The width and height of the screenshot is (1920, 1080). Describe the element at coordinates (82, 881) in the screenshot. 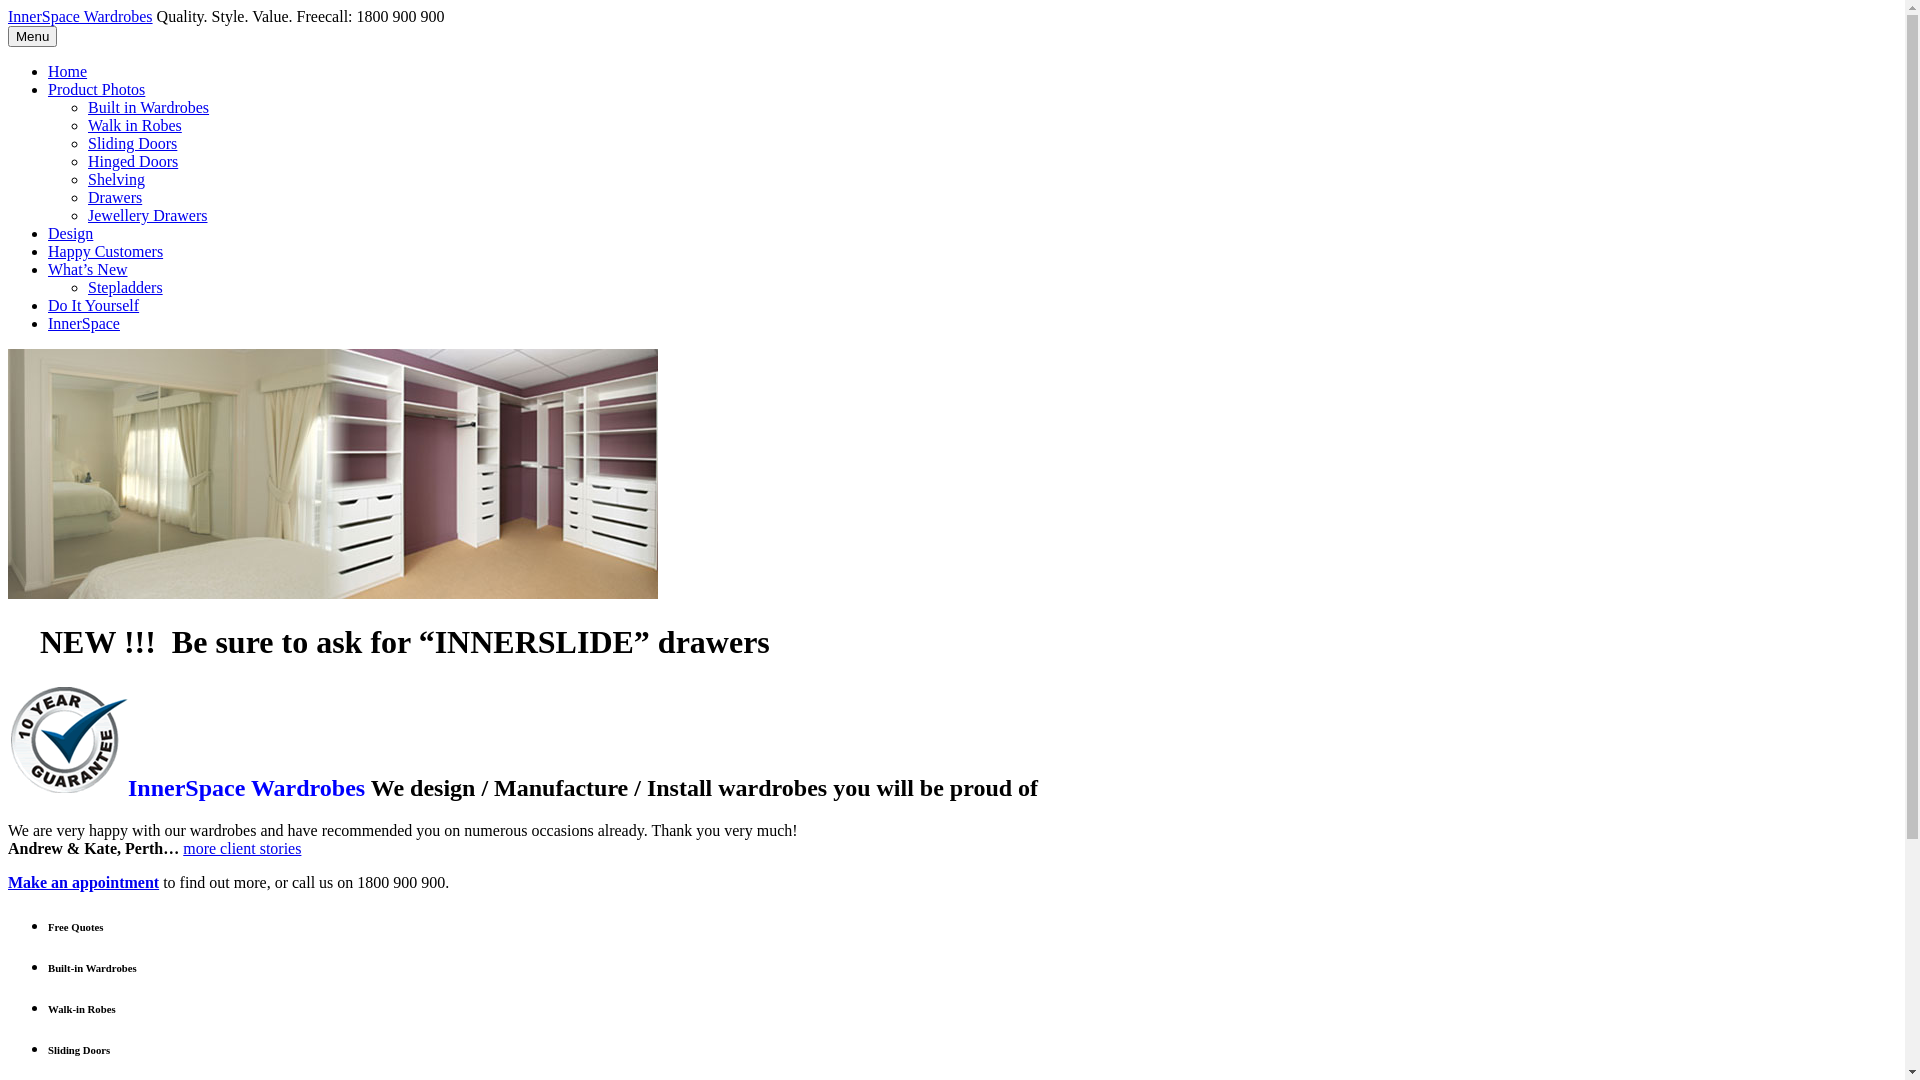

I see `'Make an appointment'` at that location.